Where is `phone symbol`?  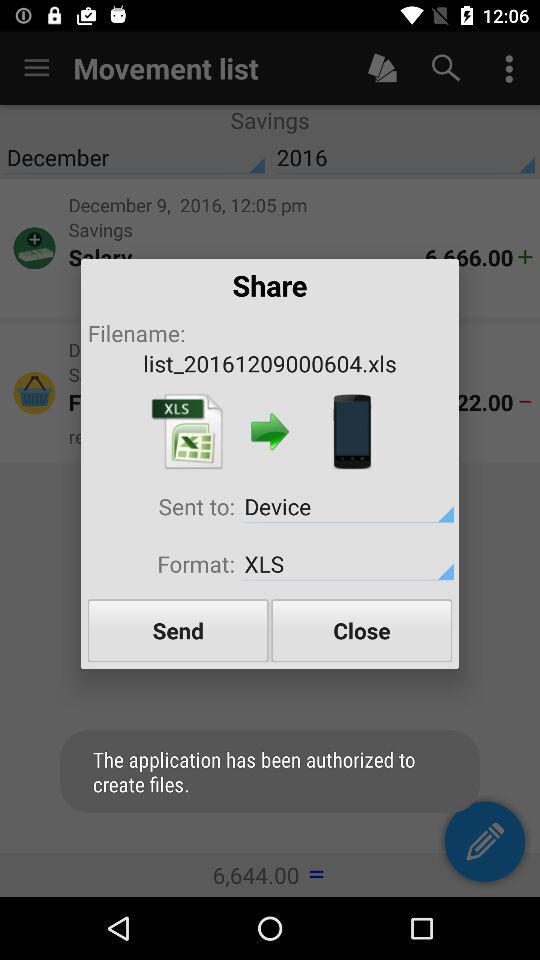
phone symbol is located at coordinates (351, 431).